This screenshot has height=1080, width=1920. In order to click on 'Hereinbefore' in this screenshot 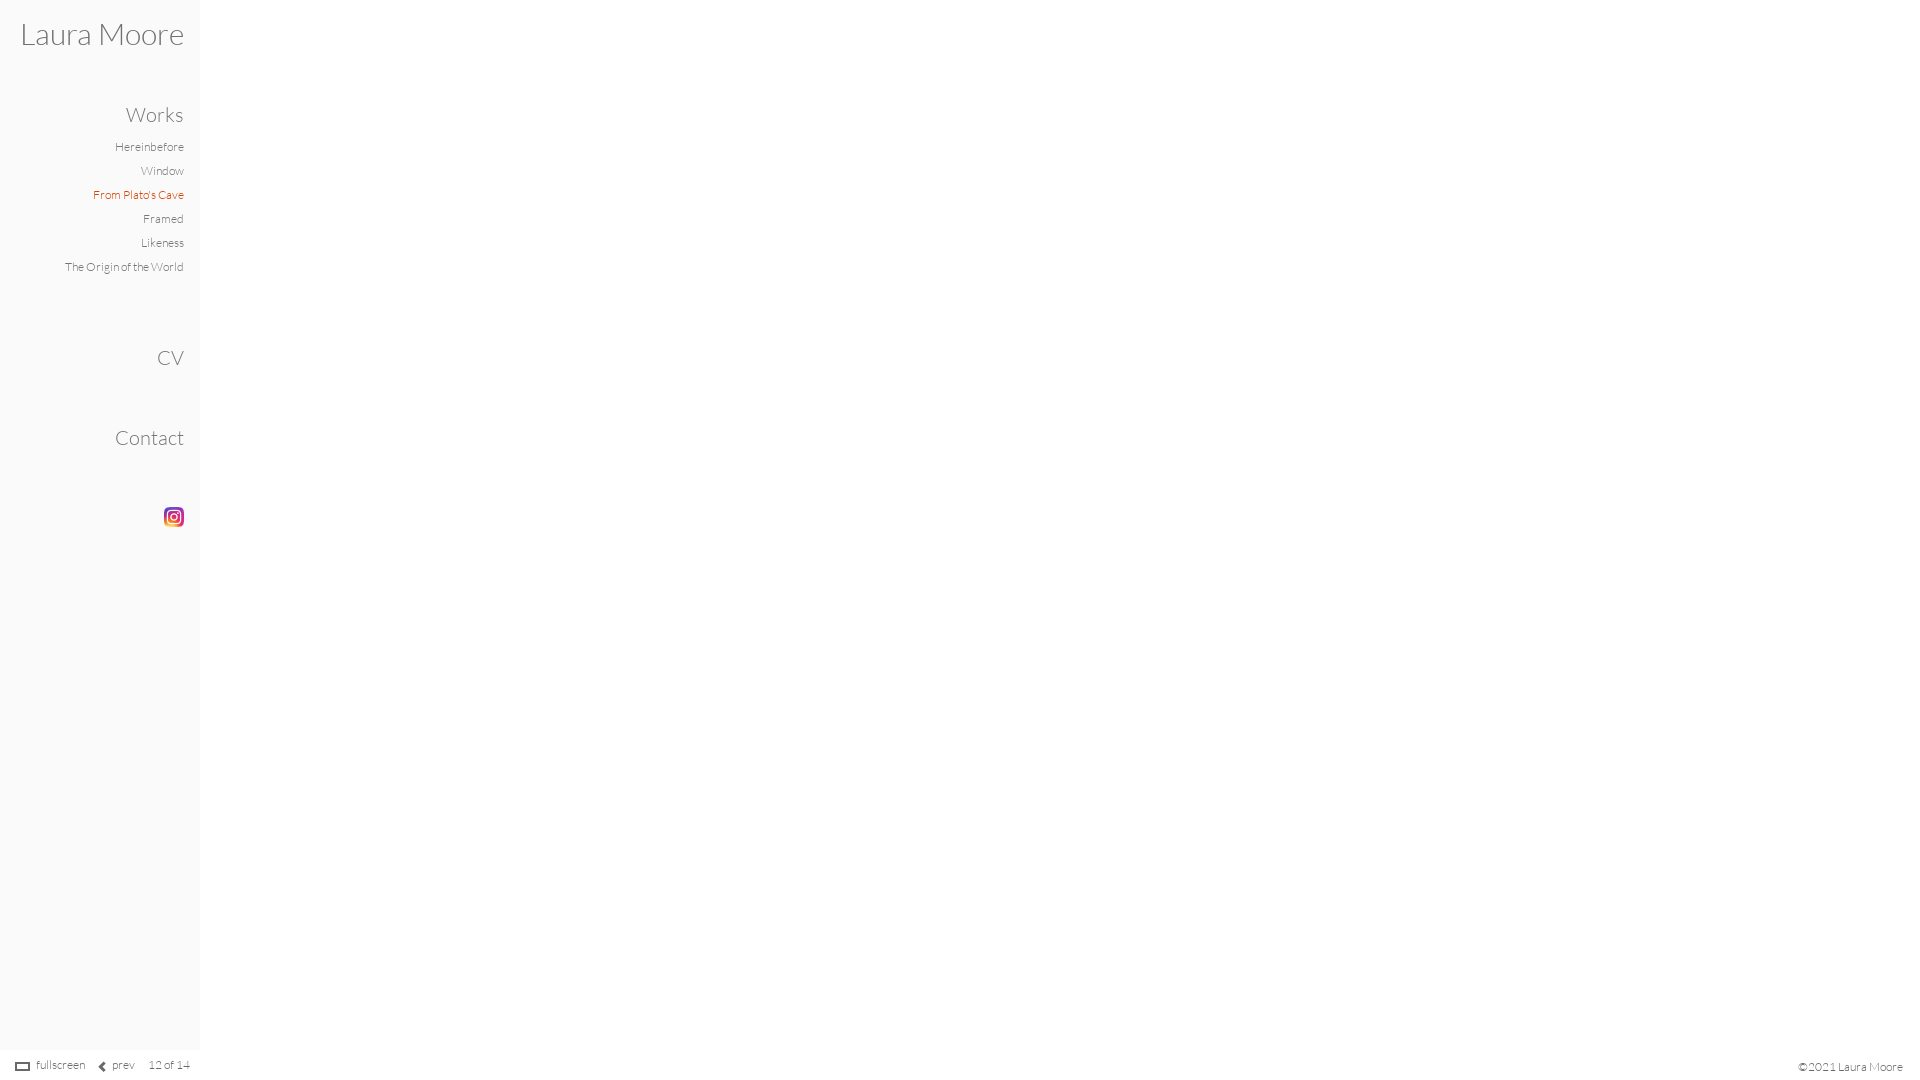, I will do `click(148, 145)`.